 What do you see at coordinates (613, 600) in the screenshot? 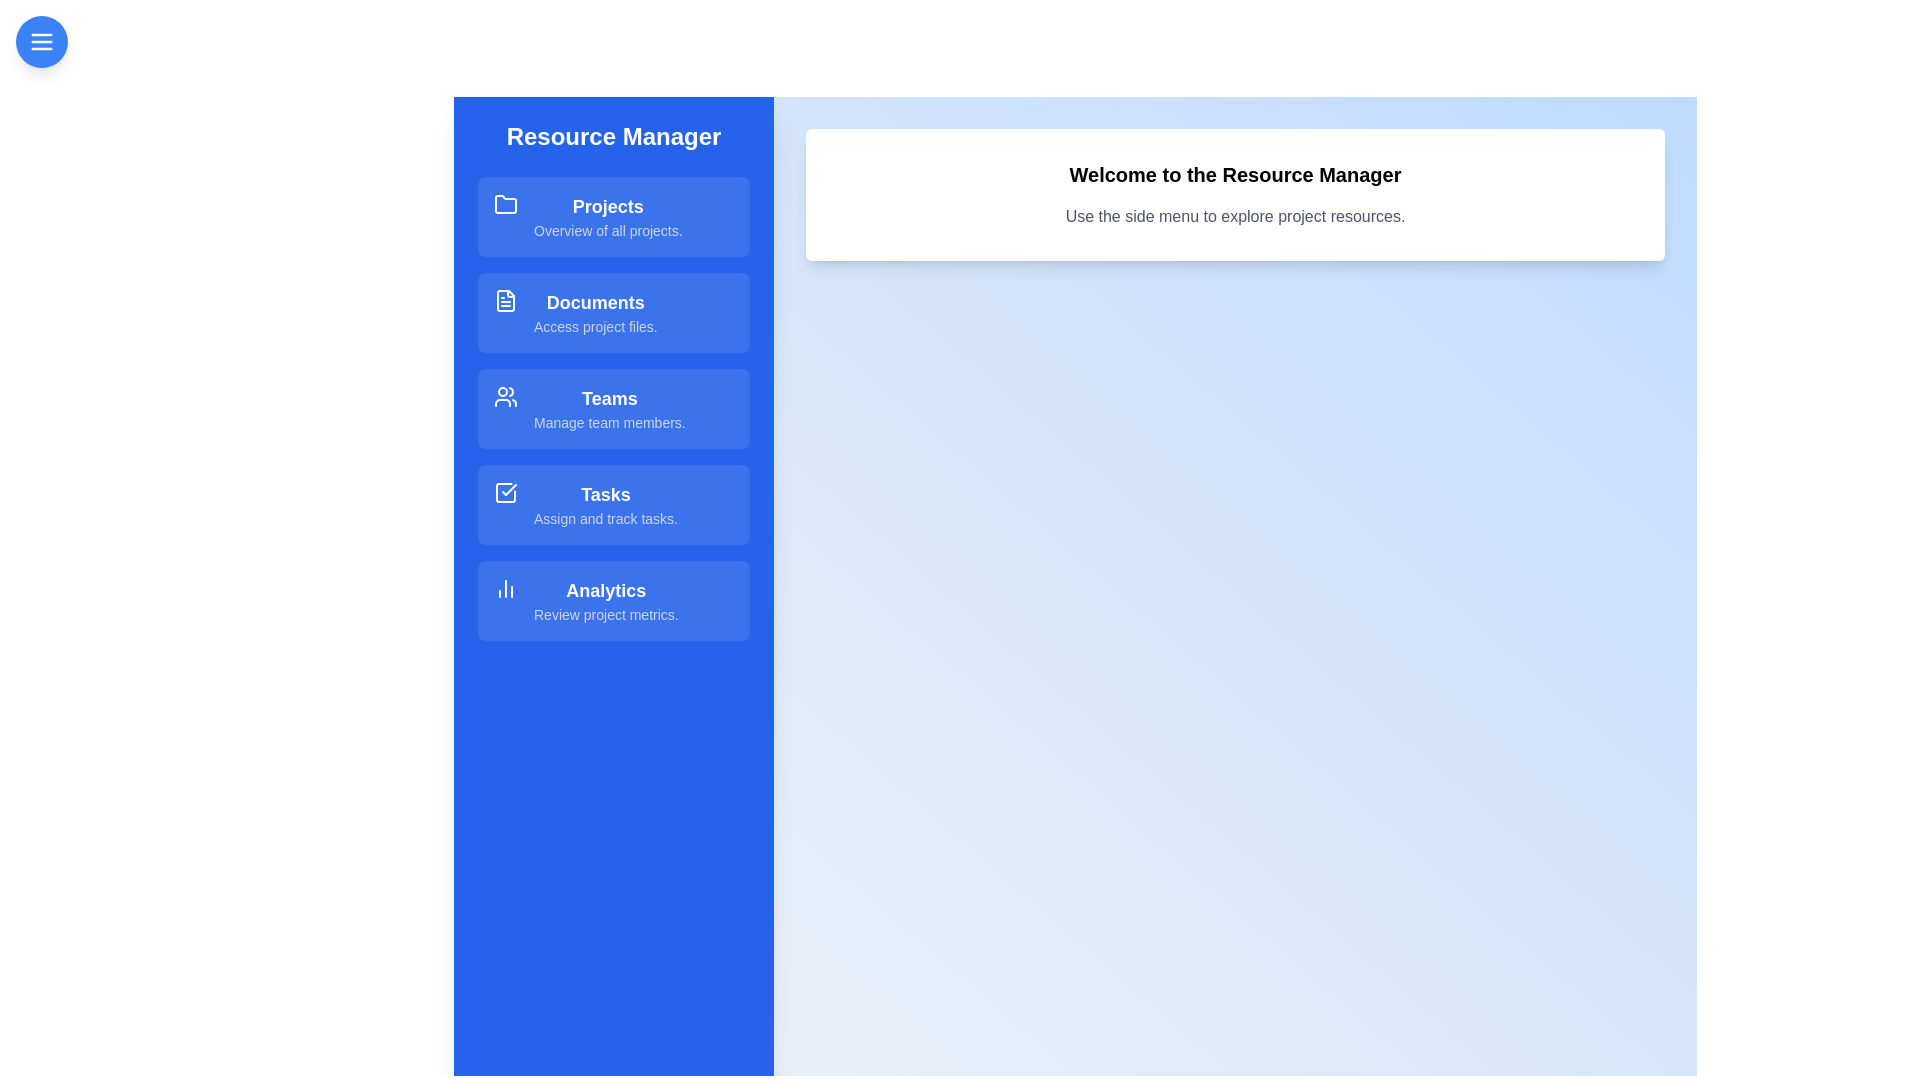
I see `the resource item Analytics to explore its hover effect` at bounding box center [613, 600].